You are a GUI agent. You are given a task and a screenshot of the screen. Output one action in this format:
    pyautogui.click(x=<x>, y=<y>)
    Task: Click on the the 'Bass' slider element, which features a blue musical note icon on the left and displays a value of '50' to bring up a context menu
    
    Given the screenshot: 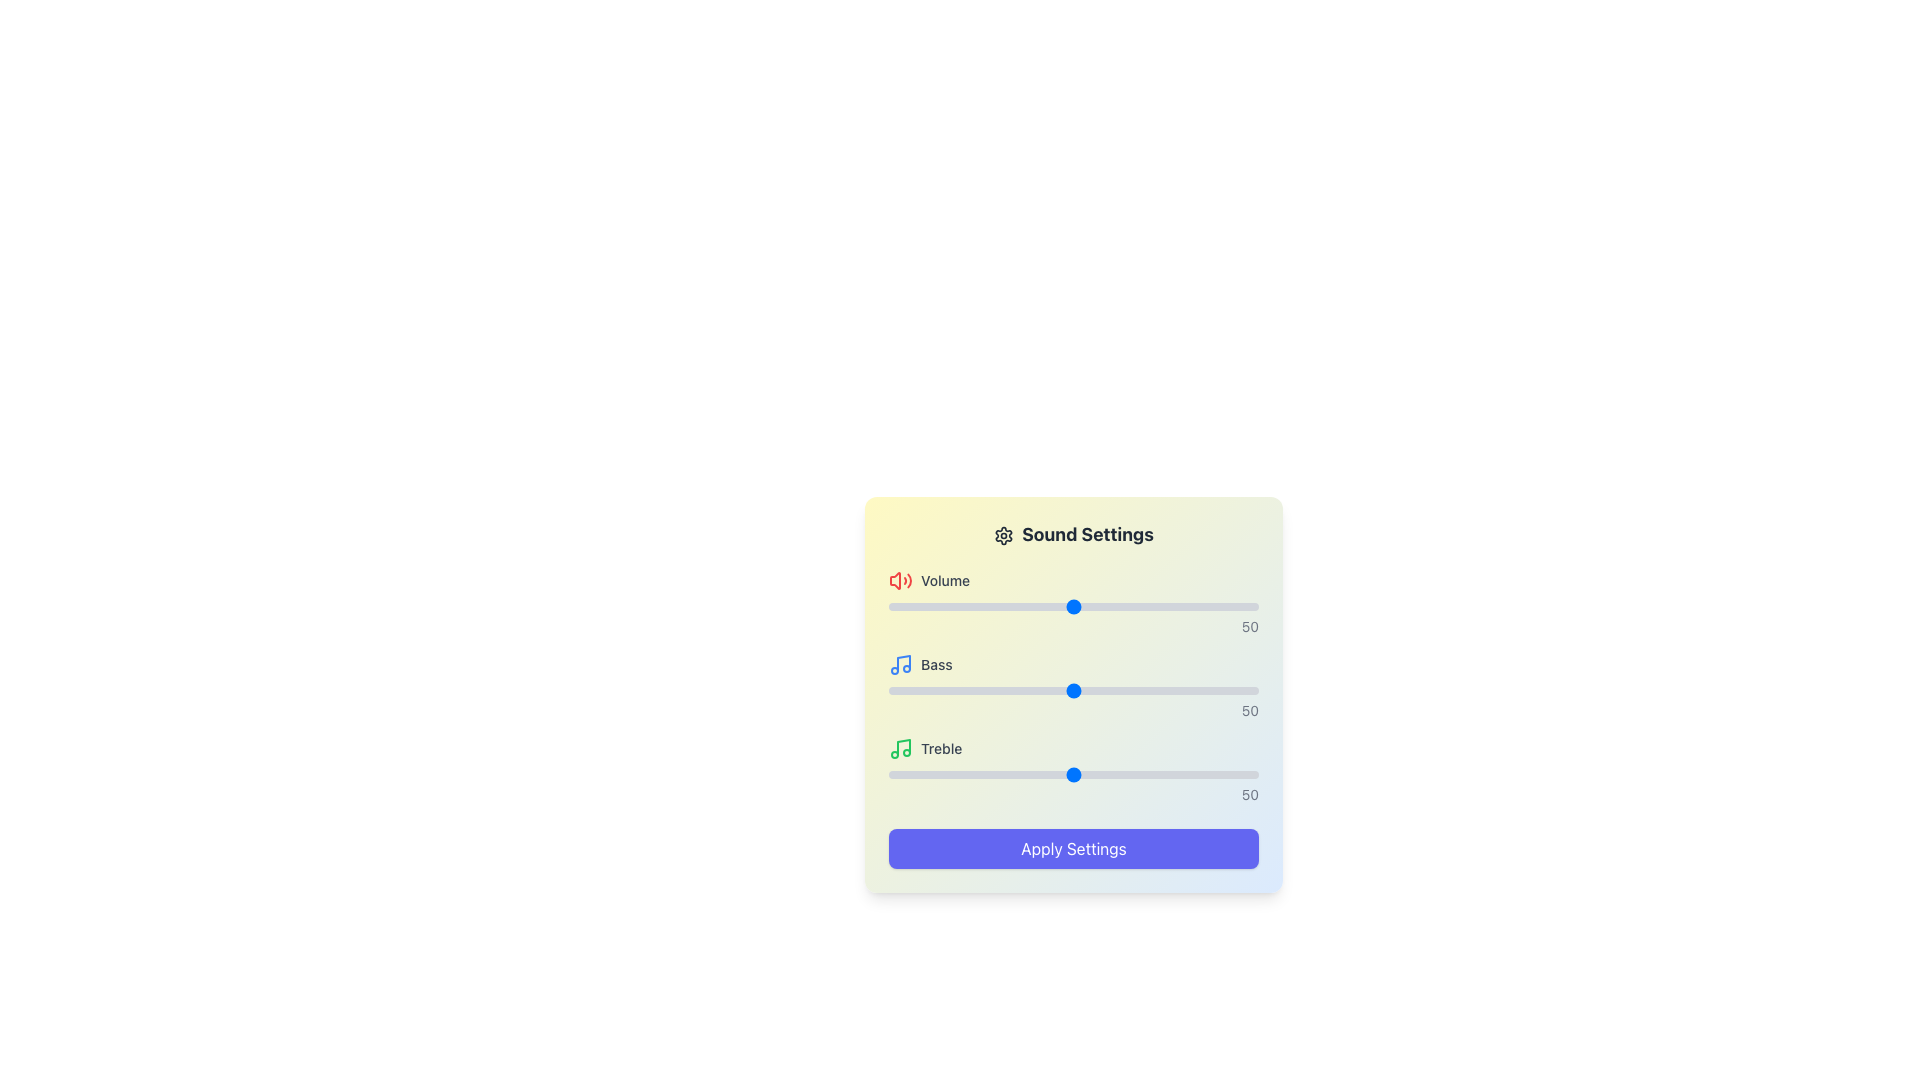 What is the action you would take?
    pyautogui.click(x=1073, y=685)
    